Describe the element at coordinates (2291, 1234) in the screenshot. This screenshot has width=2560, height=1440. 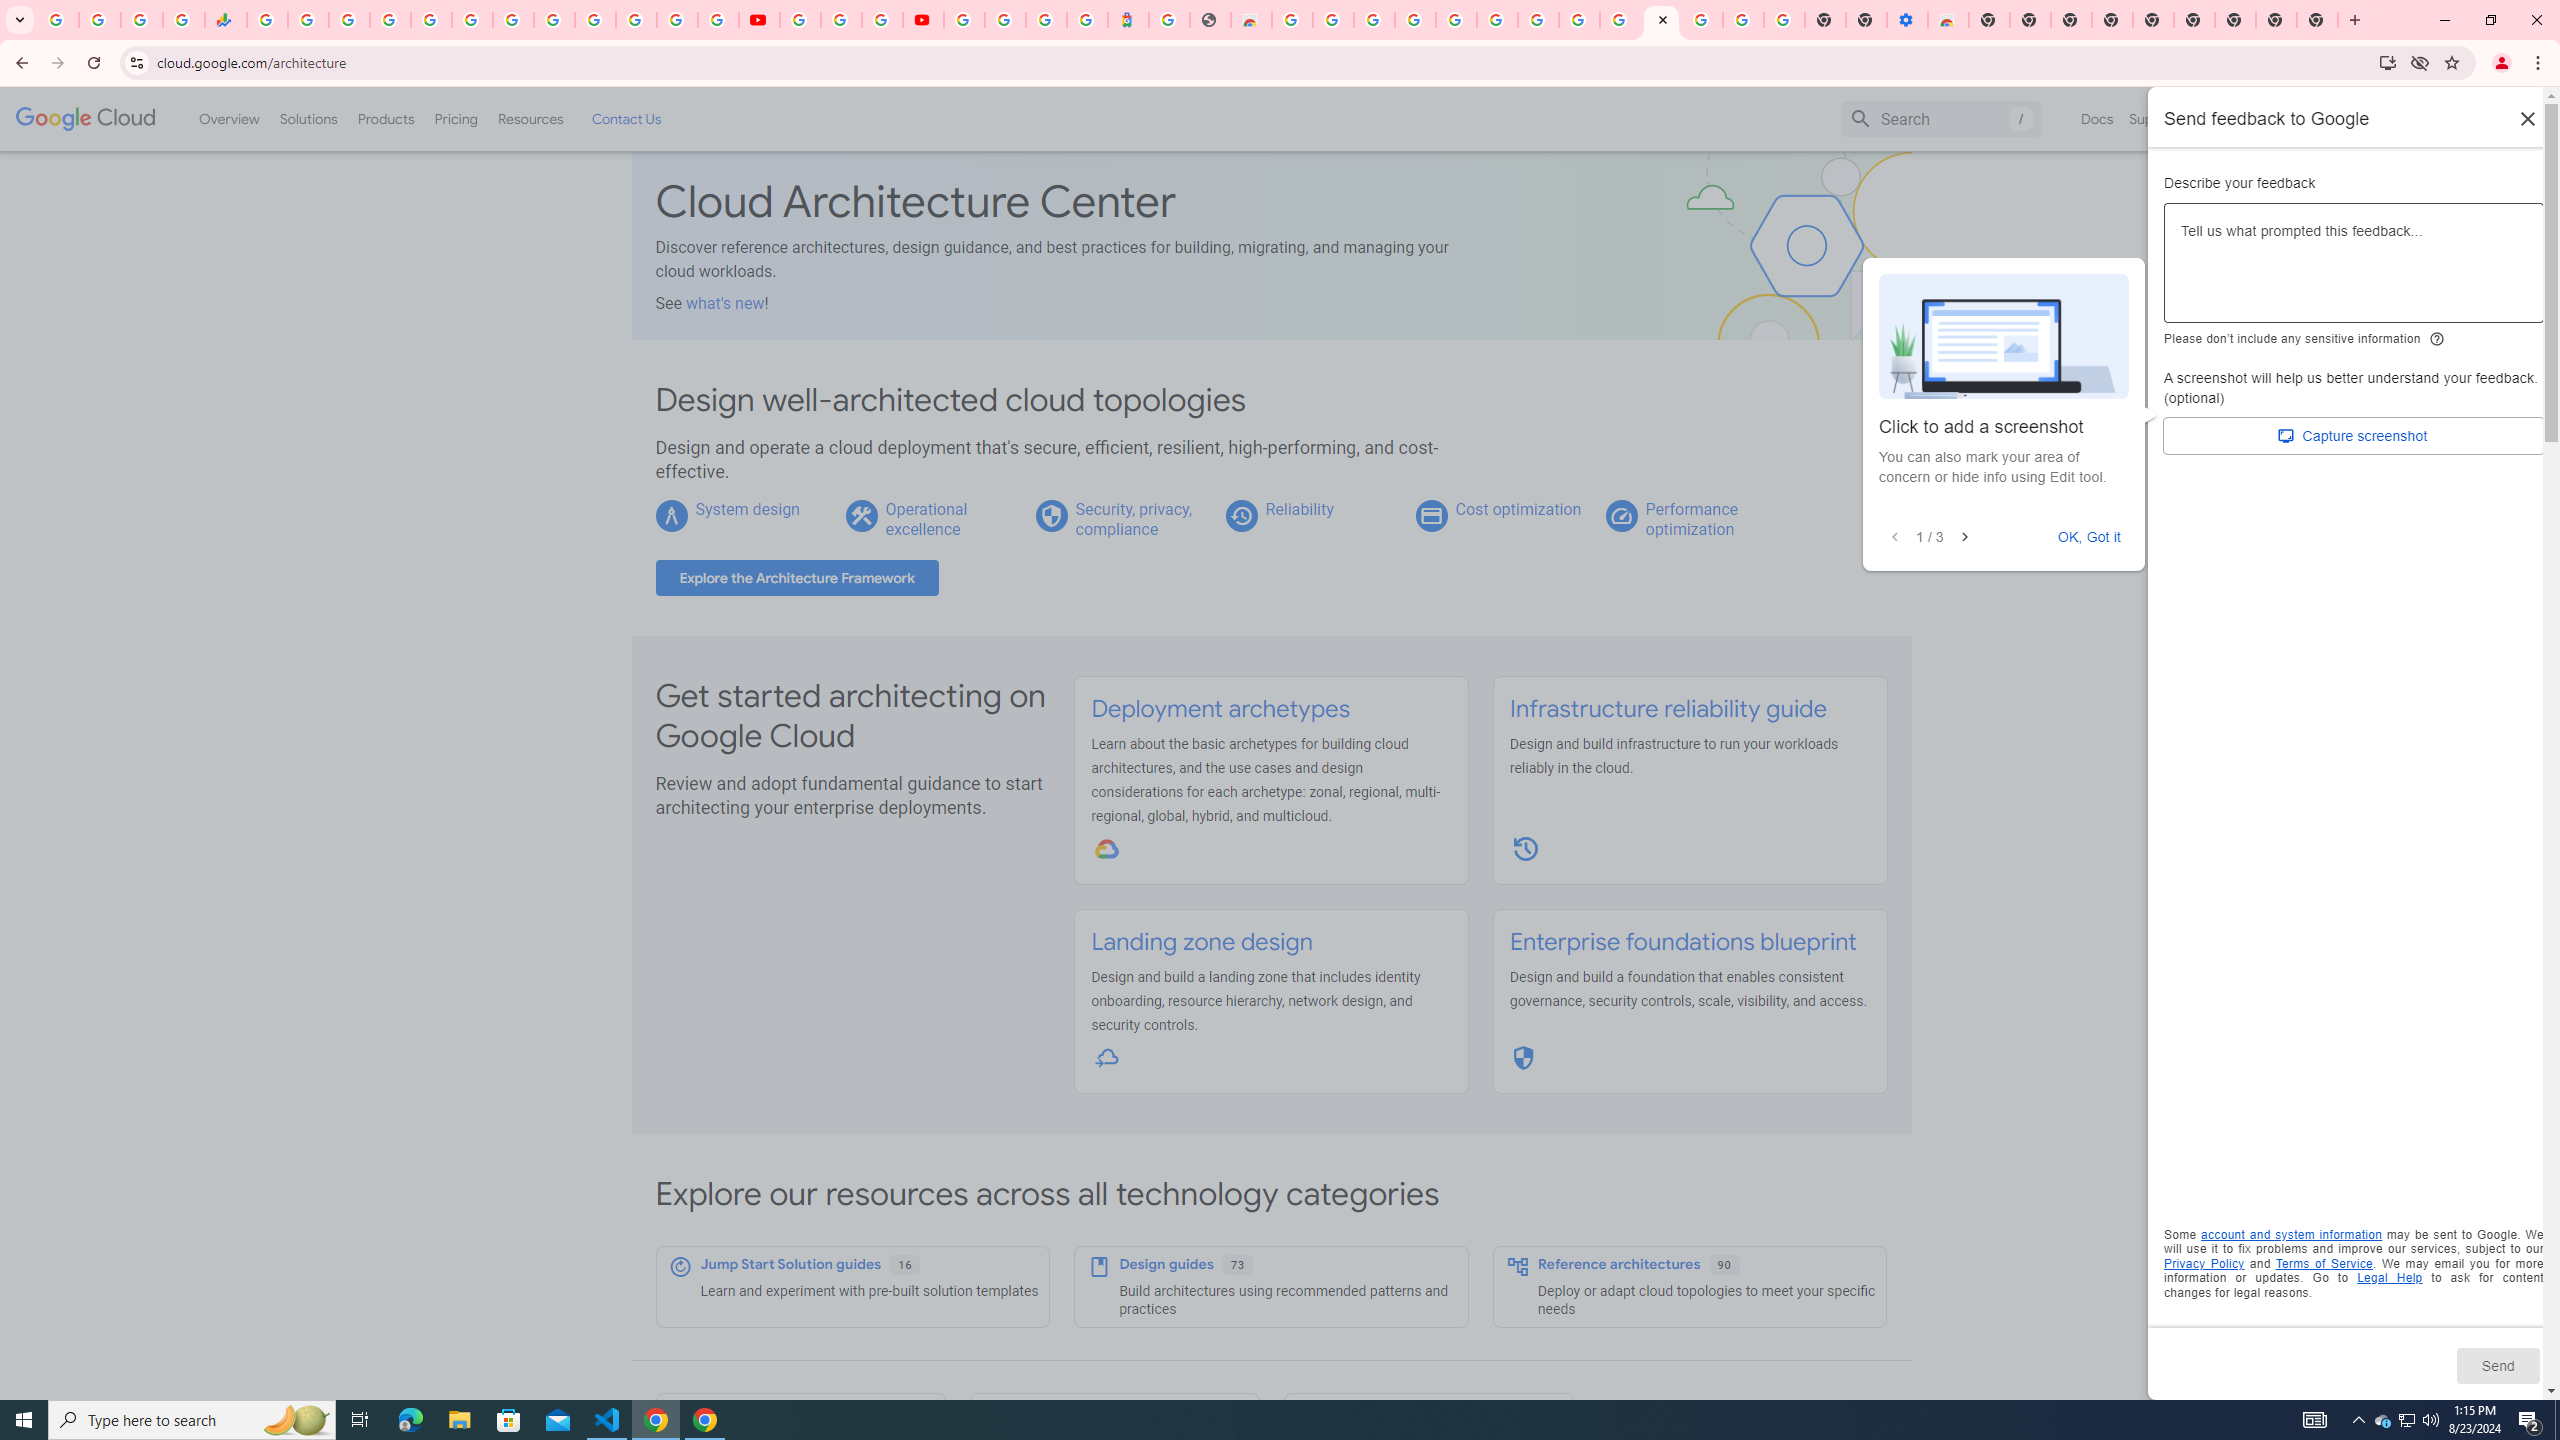
I see `'account and system information'` at that location.